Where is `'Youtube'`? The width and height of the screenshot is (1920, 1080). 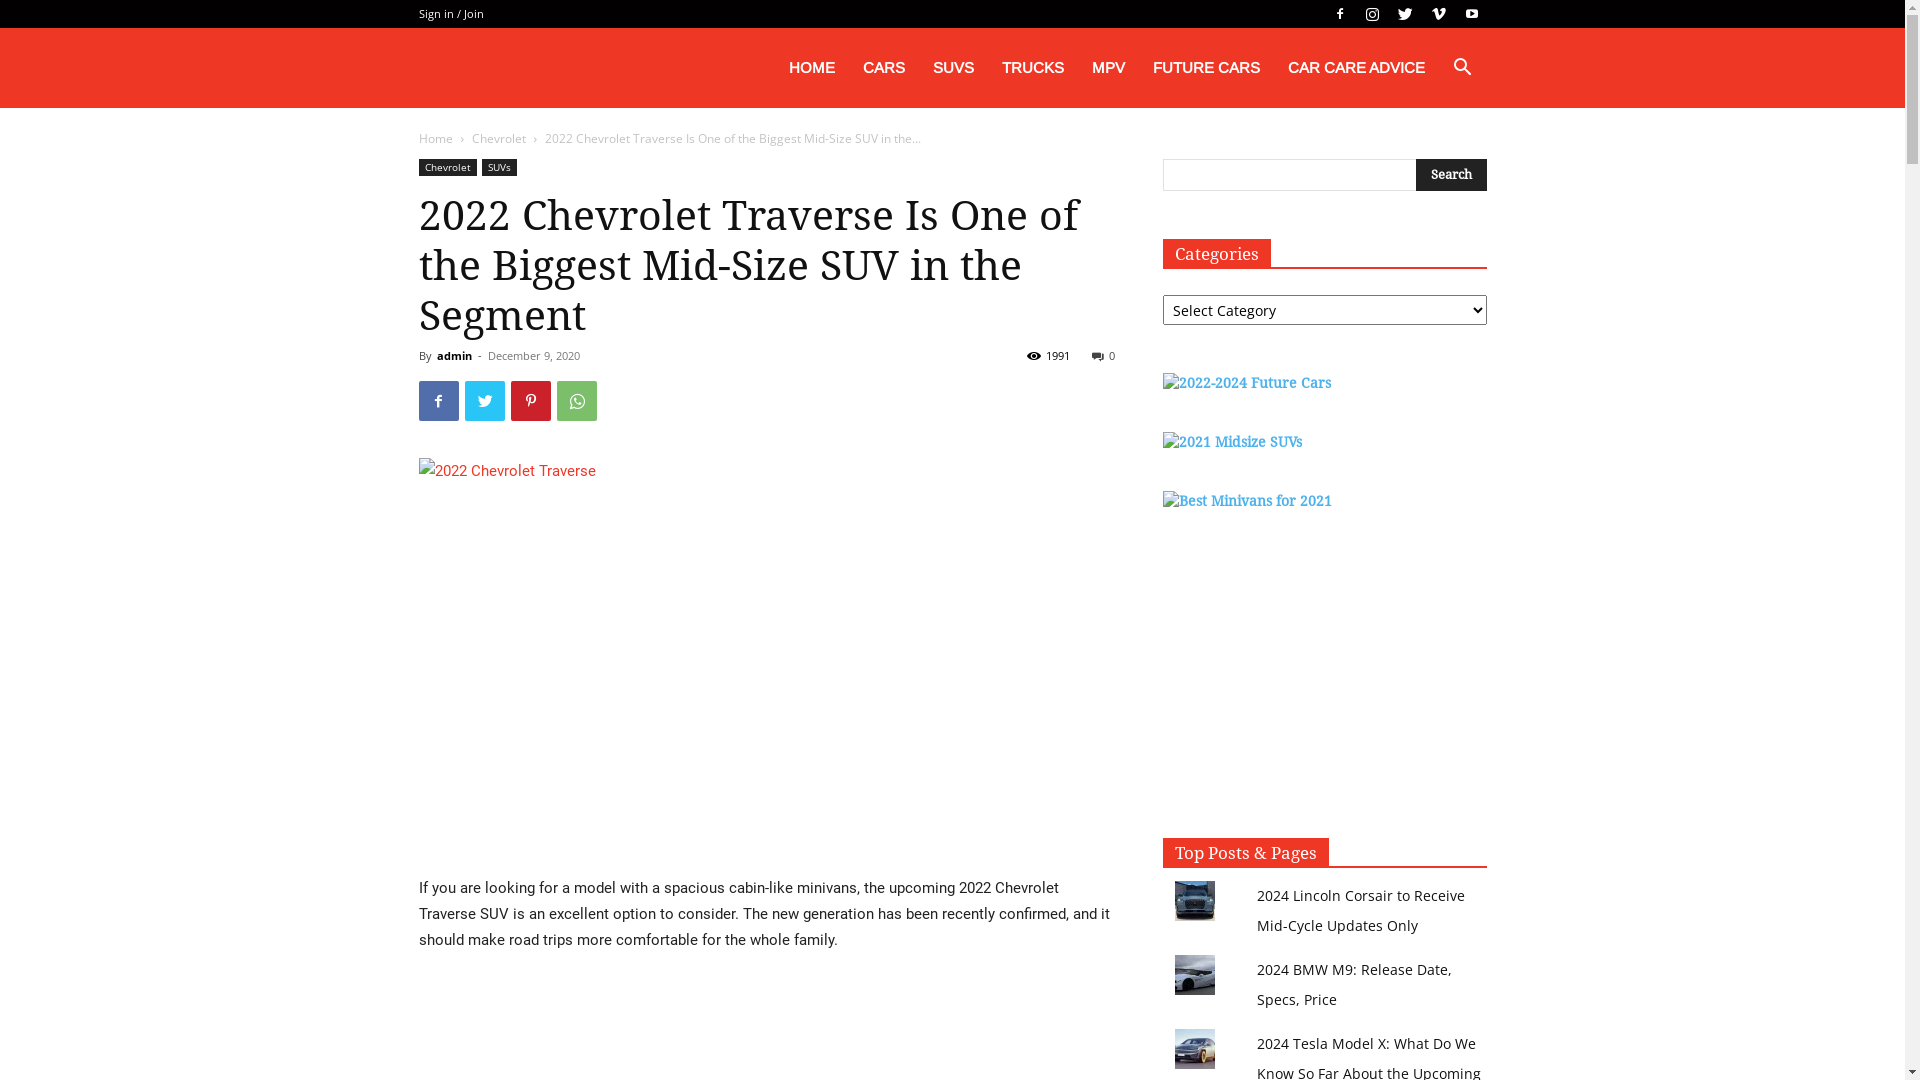
'Youtube' is located at coordinates (1455, 14).